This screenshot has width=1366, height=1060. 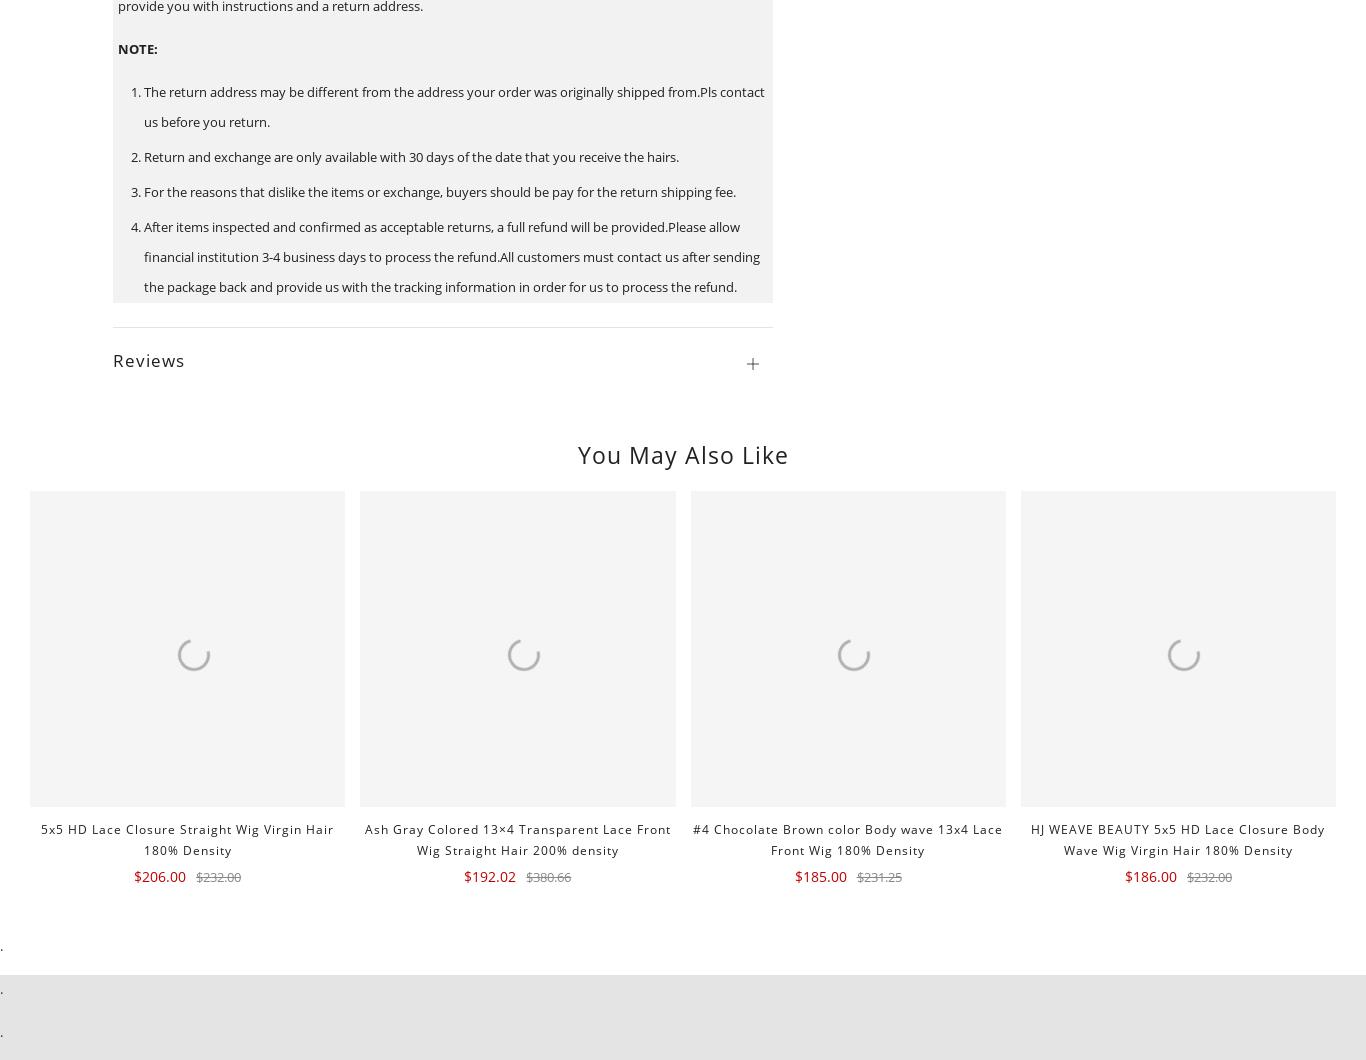 What do you see at coordinates (40, 838) in the screenshot?
I see `'5x5 HD Lace Closure Straight Wig Virgin Hair 180% Density'` at bounding box center [40, 838].